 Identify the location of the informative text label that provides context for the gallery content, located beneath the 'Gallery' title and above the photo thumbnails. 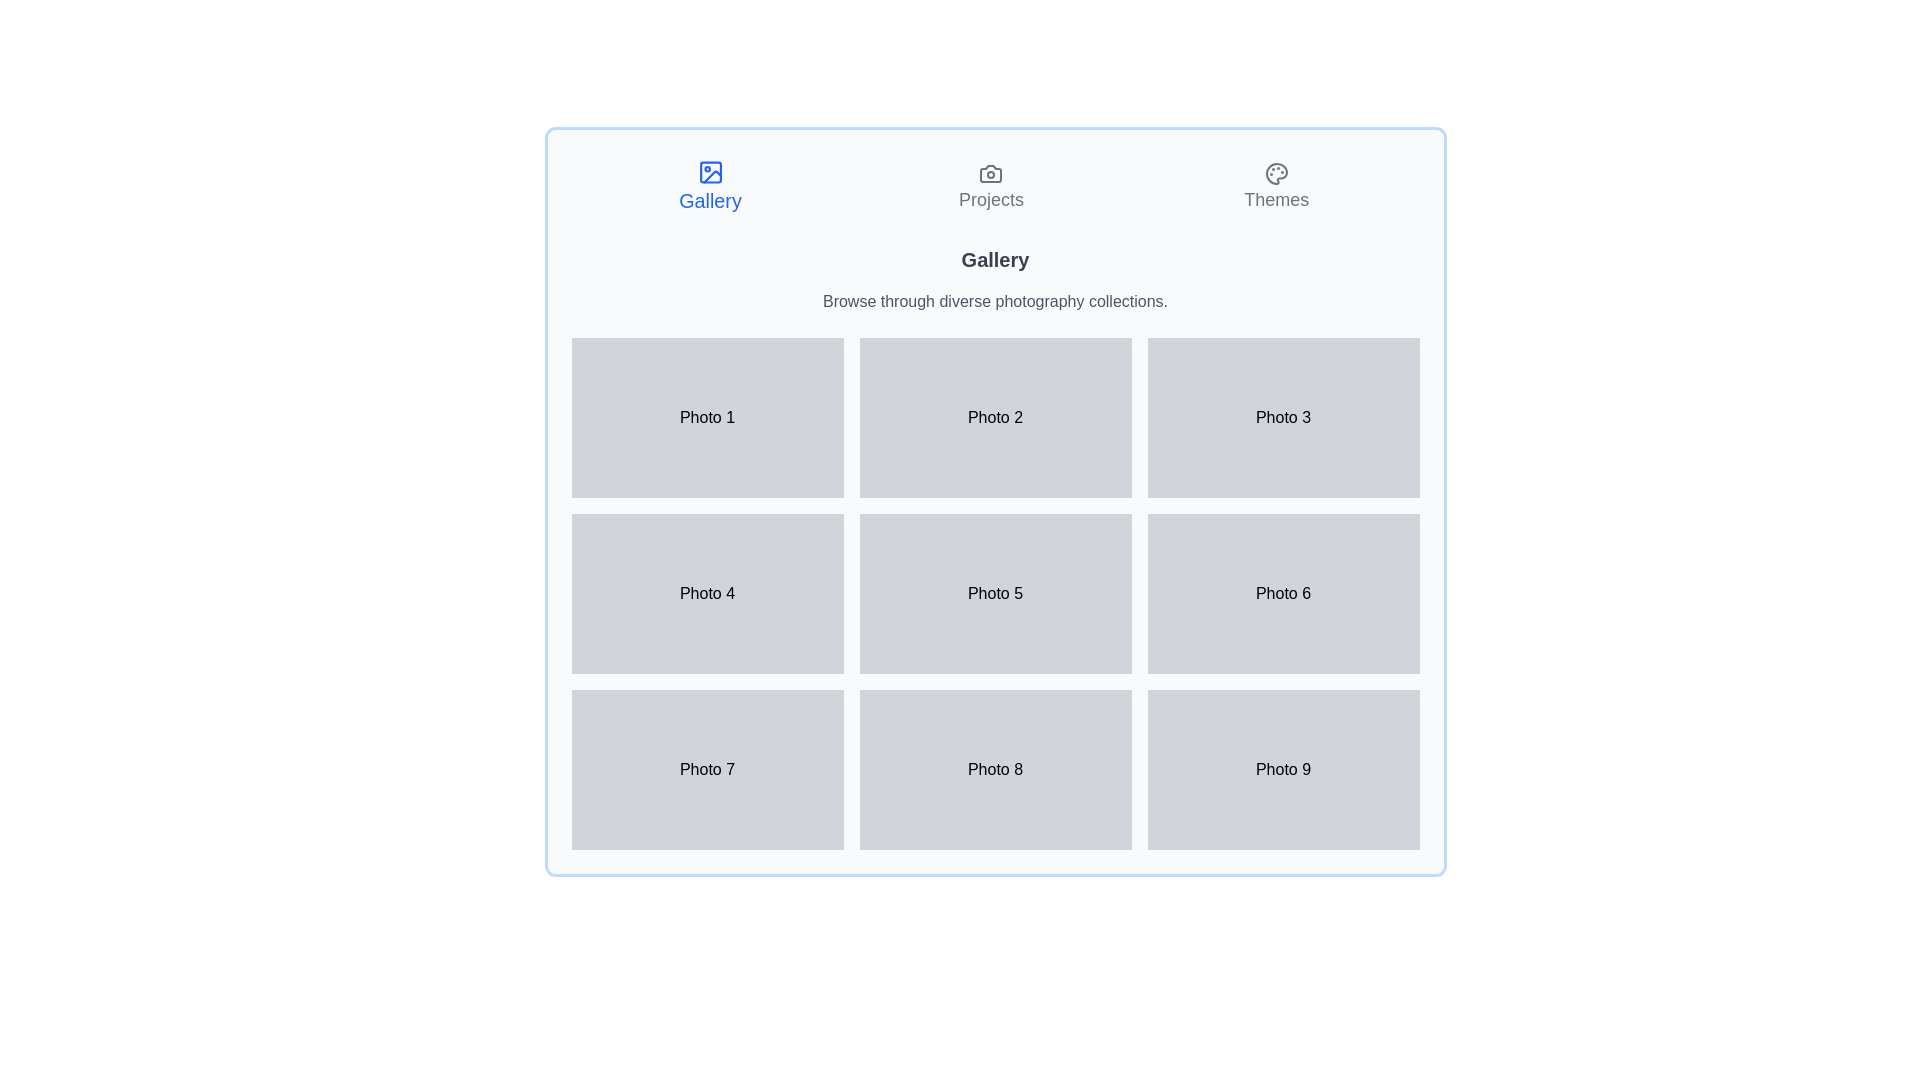
(995, 301).